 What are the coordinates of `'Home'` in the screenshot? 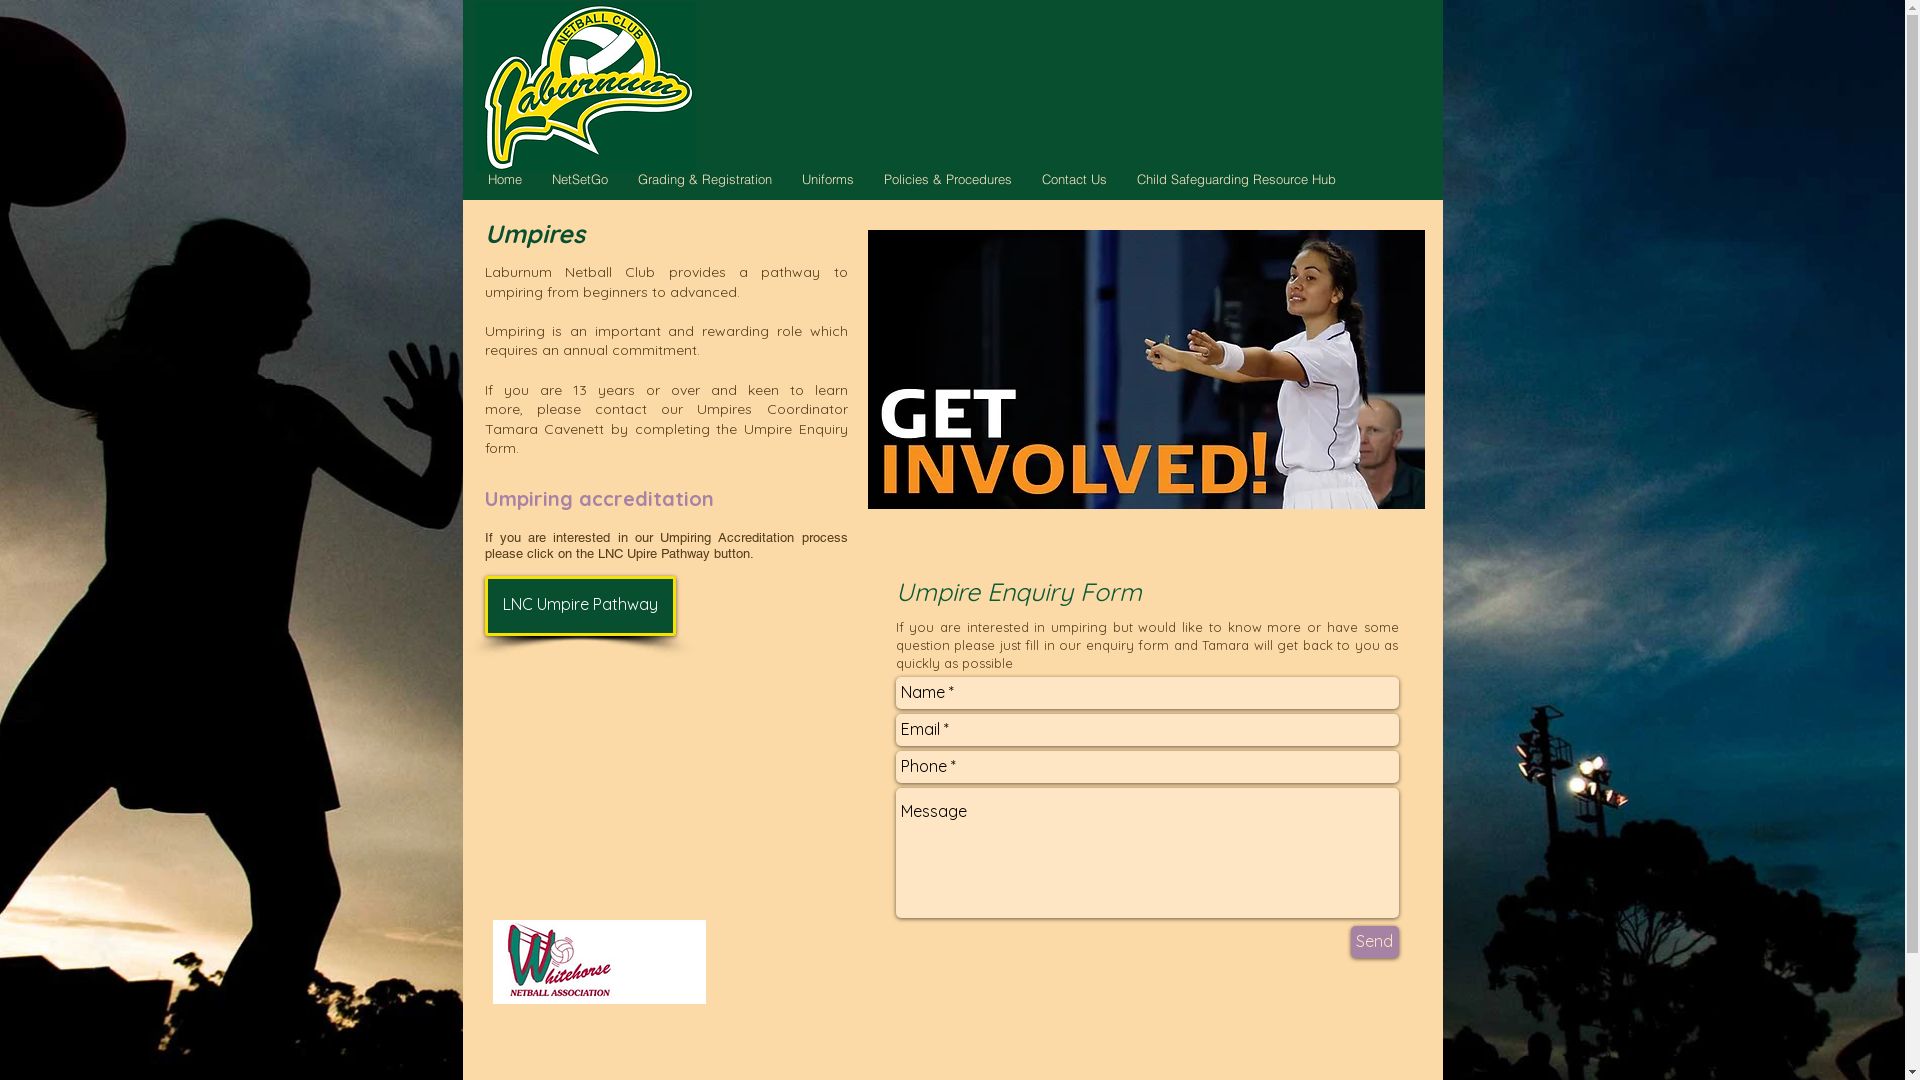 It's located at (504, 178).